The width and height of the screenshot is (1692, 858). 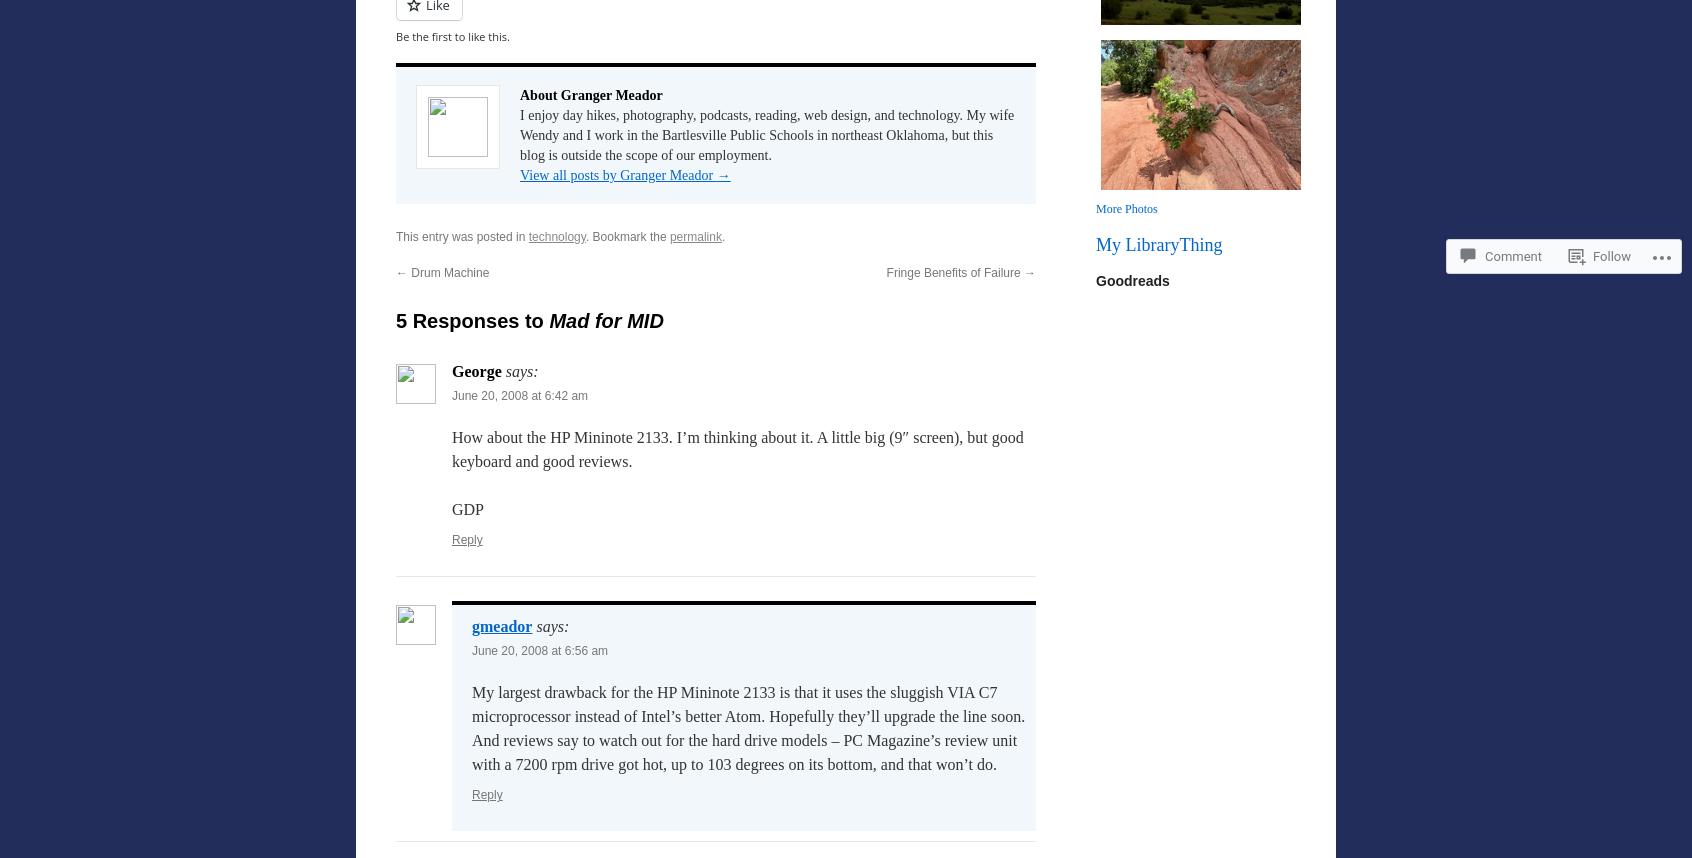 What do you see at coordinates (471, 319) in the screenshot?
I see `'5 Responses to'` at bounding box center [471, 319].